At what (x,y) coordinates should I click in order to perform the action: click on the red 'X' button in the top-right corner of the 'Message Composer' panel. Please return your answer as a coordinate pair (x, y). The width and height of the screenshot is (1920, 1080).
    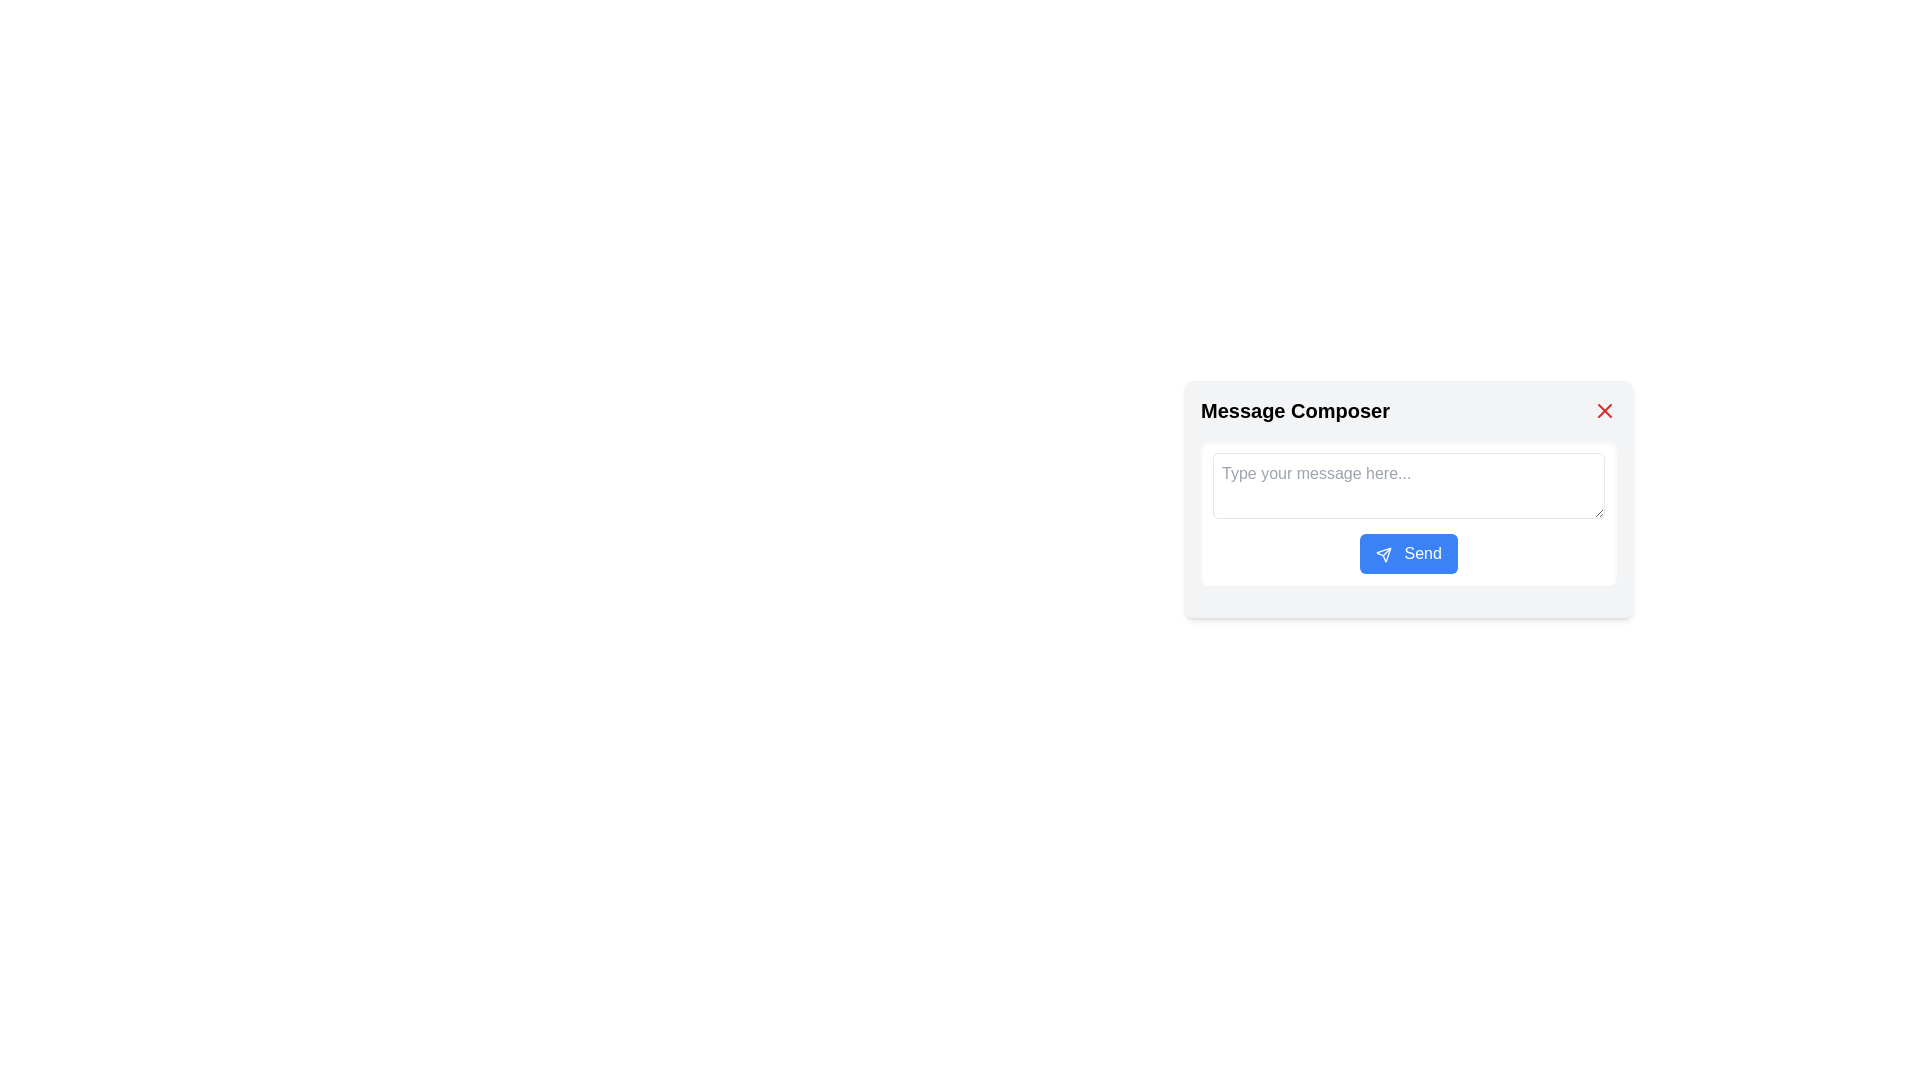
    Looking at the image, I should click on (1604, 410).